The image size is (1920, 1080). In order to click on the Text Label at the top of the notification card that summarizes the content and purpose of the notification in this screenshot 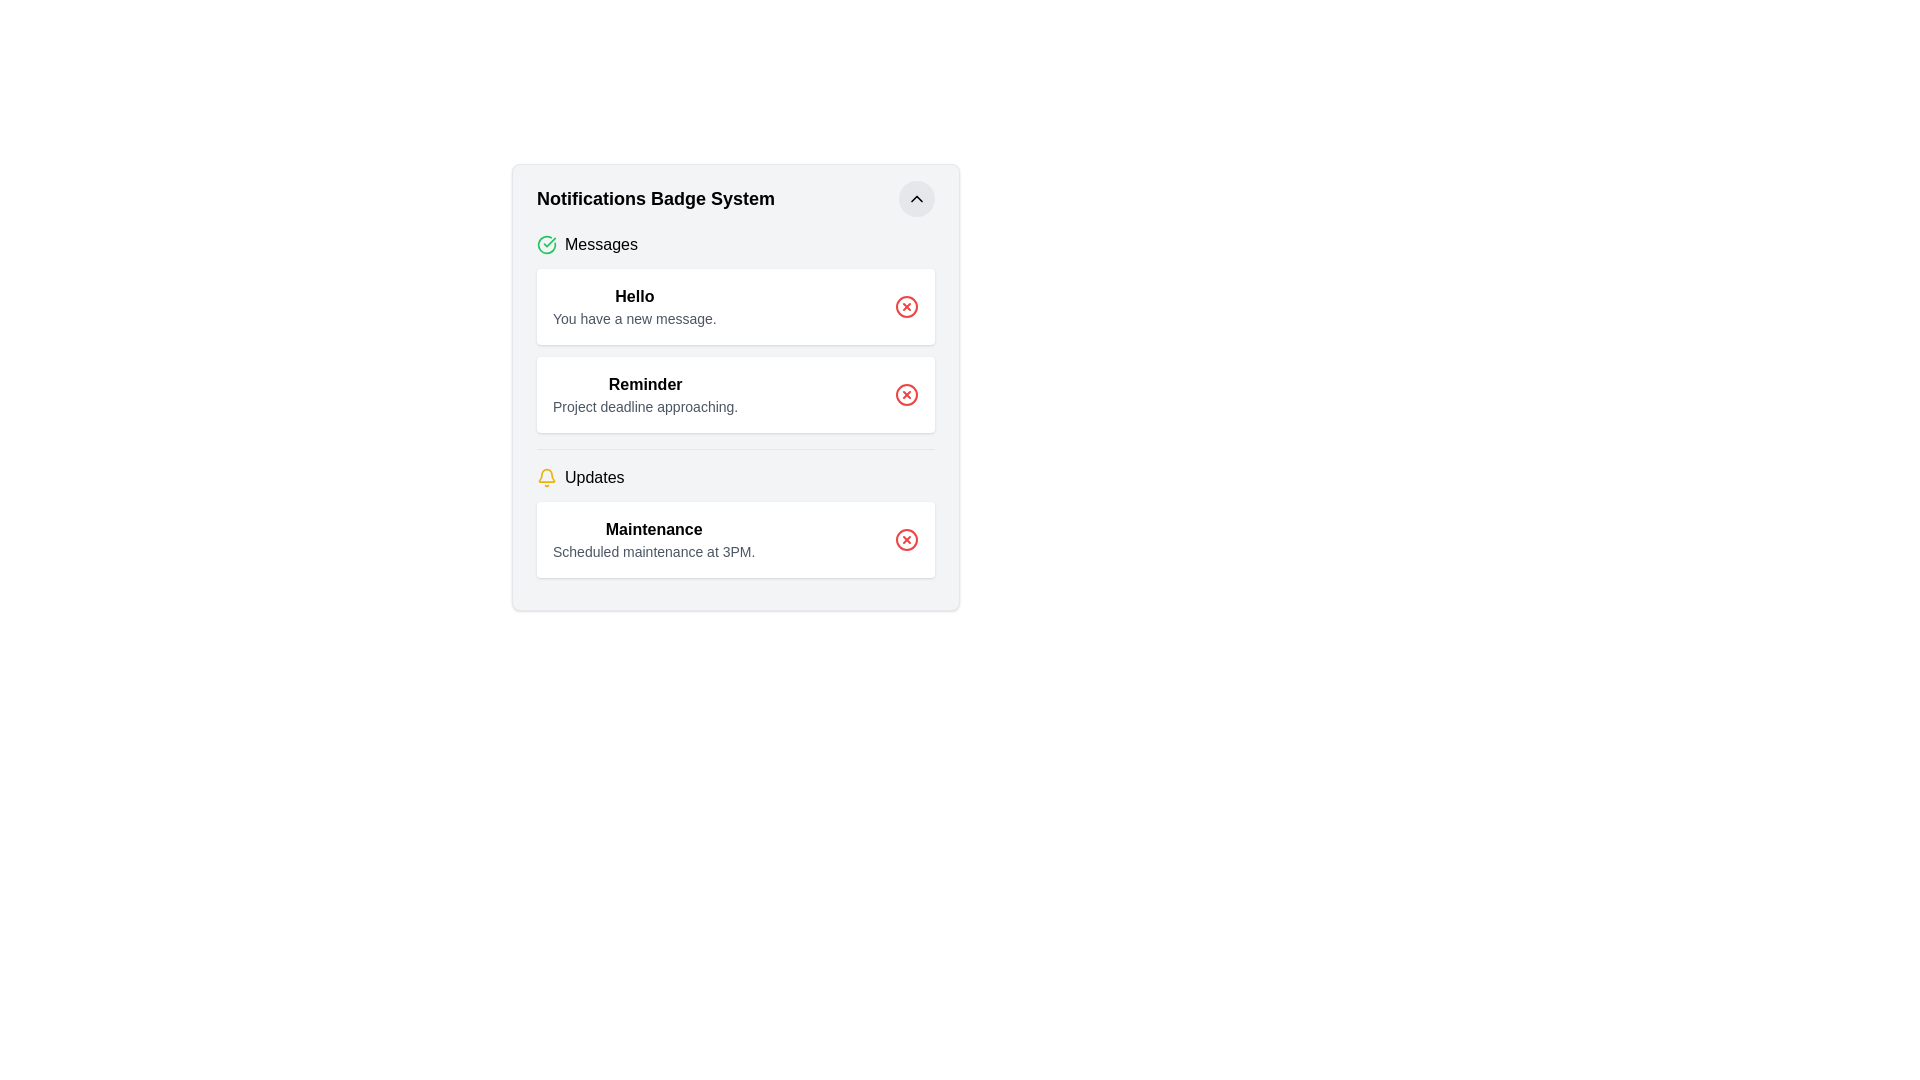, I will do `click(633, 297)`.